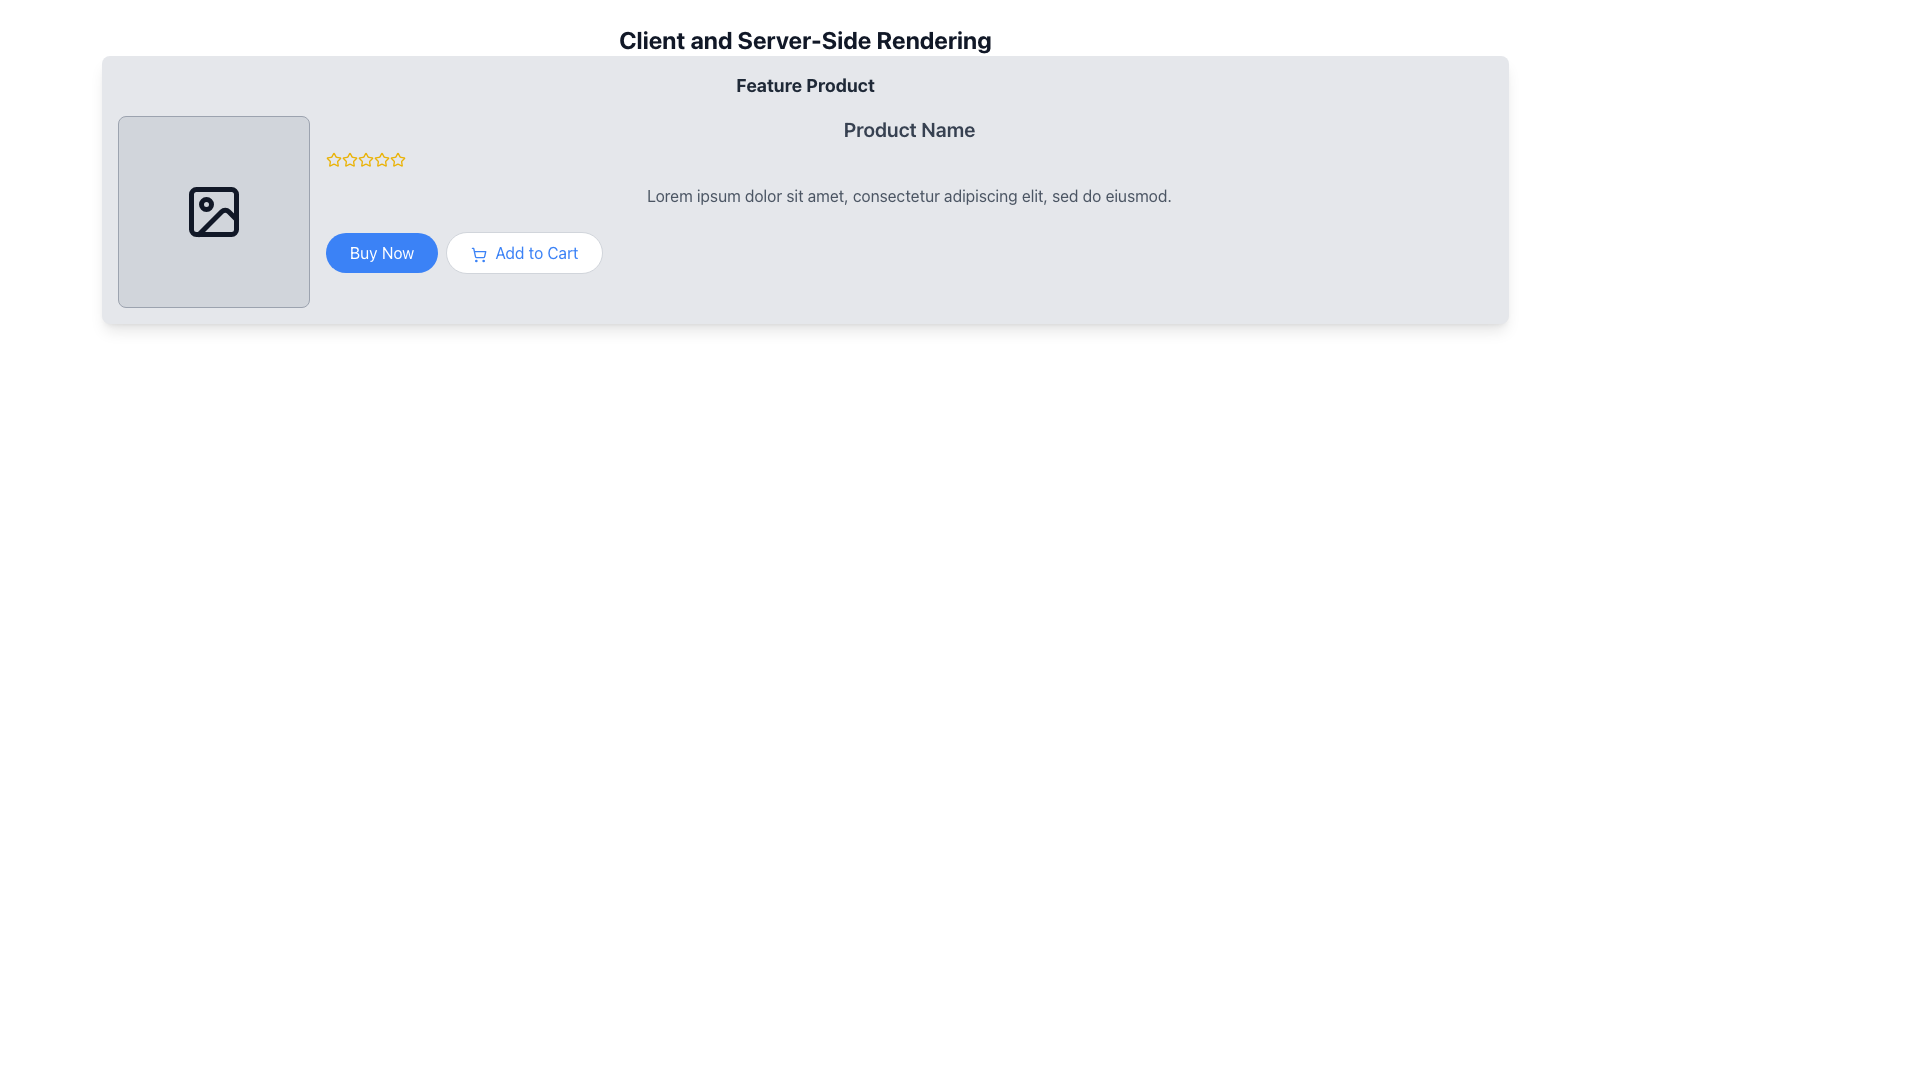 Image resolution: width=1920 pixels, height=1080 pixels. Describe the element at coordinates (382, 158) in the screenshot. I see `the 6th star icon in the series of rating stars located underneath the product's image in the featured product section` at that location.